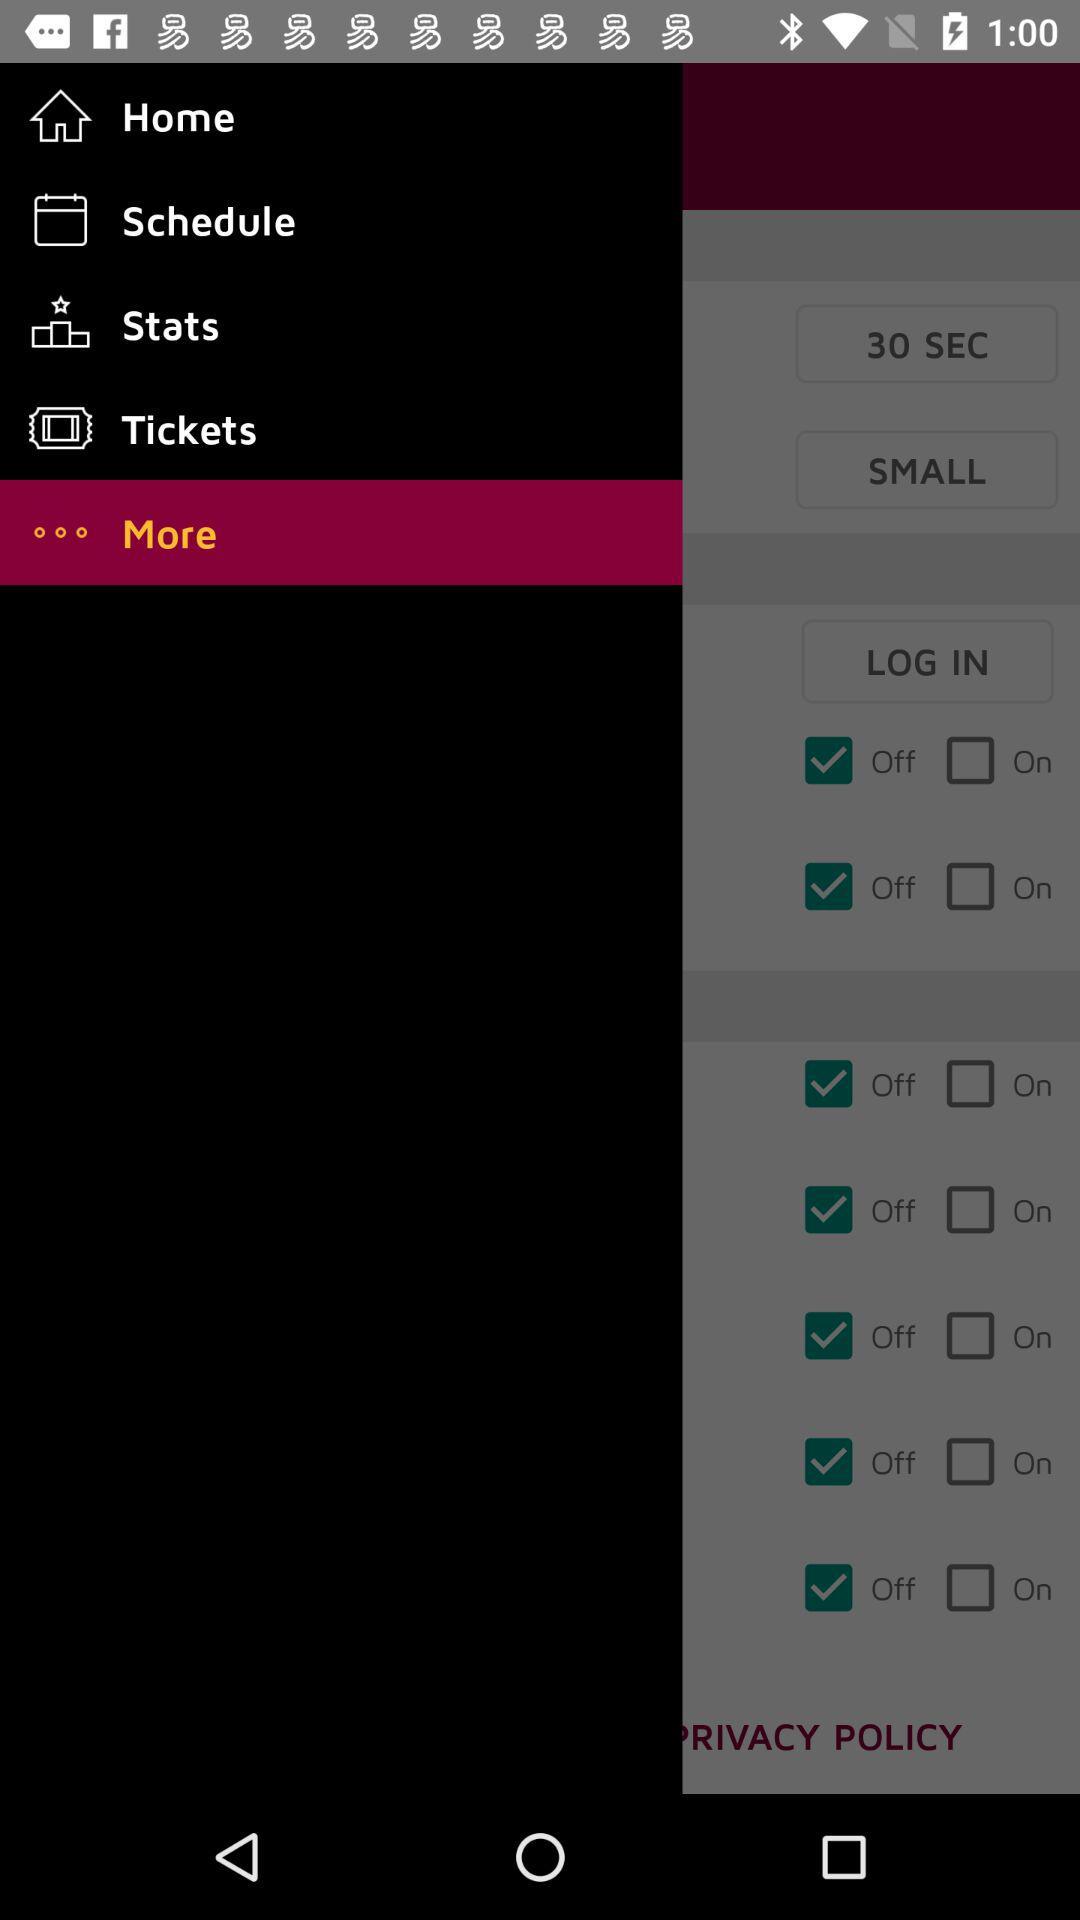  What do you see at coordinates (998, 1587) in the screenshot?
I see `the last on text option` at bounding box center [998, 1587].